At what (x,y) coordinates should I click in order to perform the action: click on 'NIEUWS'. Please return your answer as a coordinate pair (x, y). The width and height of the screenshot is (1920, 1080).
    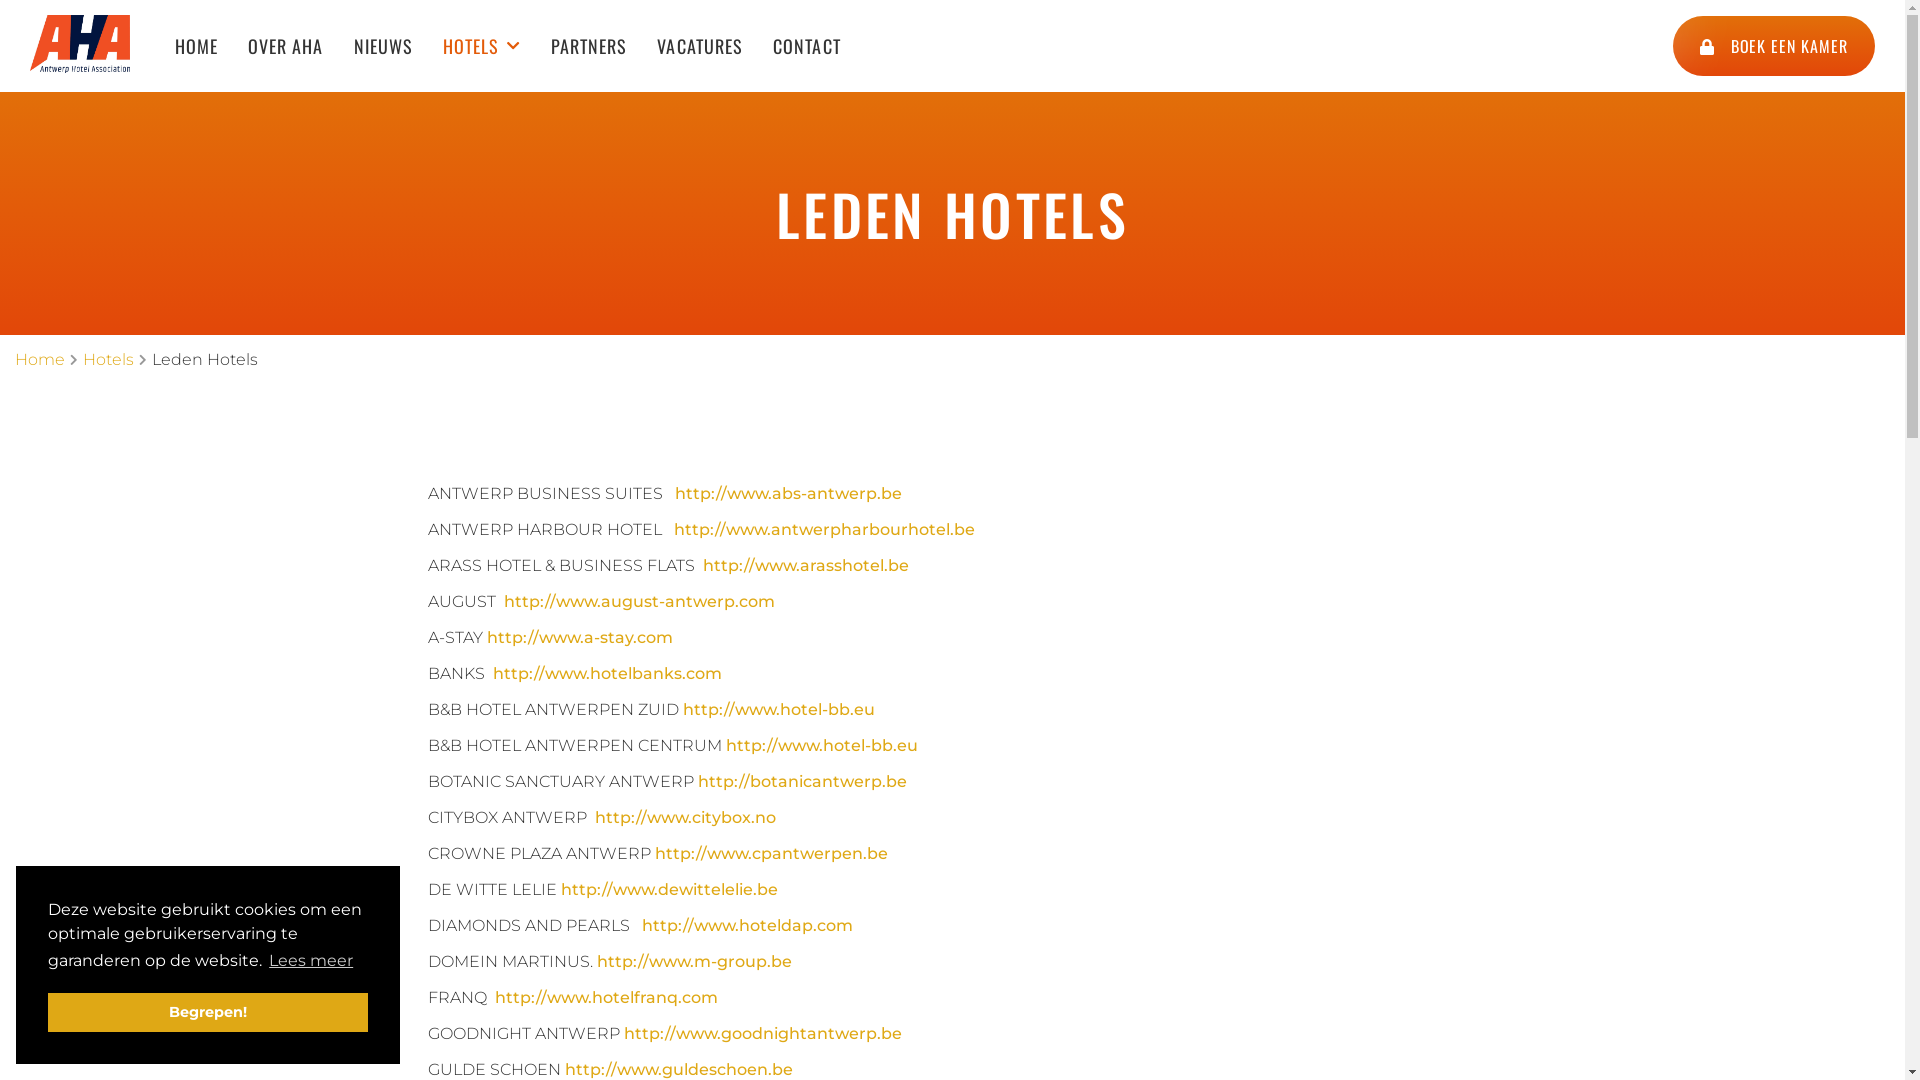
    Looking at the image, I should click on (383, 45).